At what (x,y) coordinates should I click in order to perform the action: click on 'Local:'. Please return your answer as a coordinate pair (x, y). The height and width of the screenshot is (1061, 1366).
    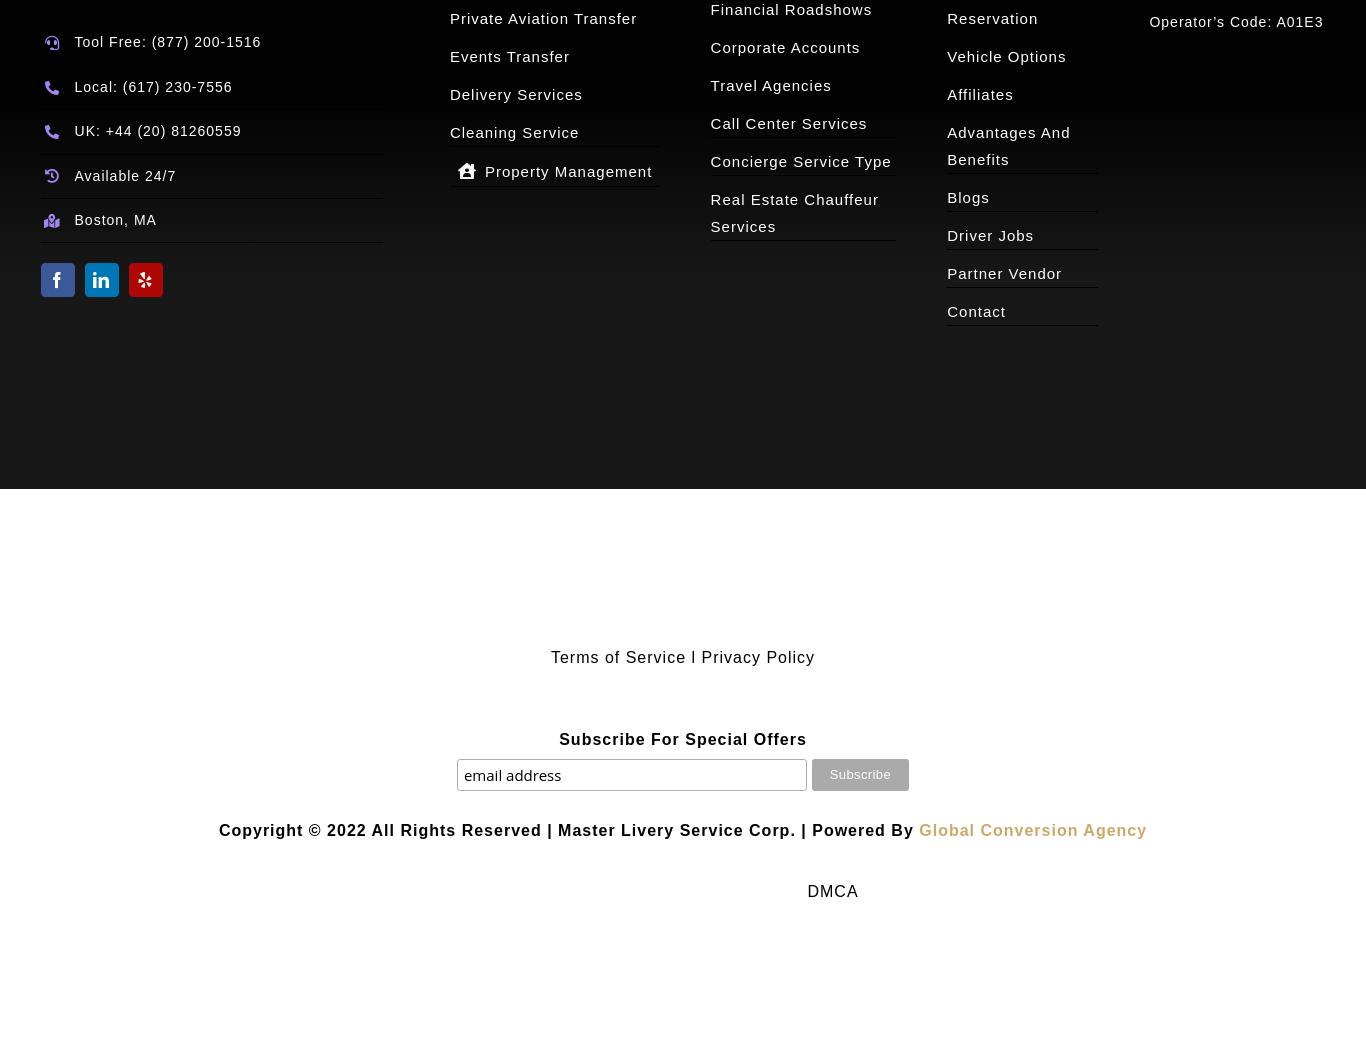
    Looking at the image, I should click on (97, 86).